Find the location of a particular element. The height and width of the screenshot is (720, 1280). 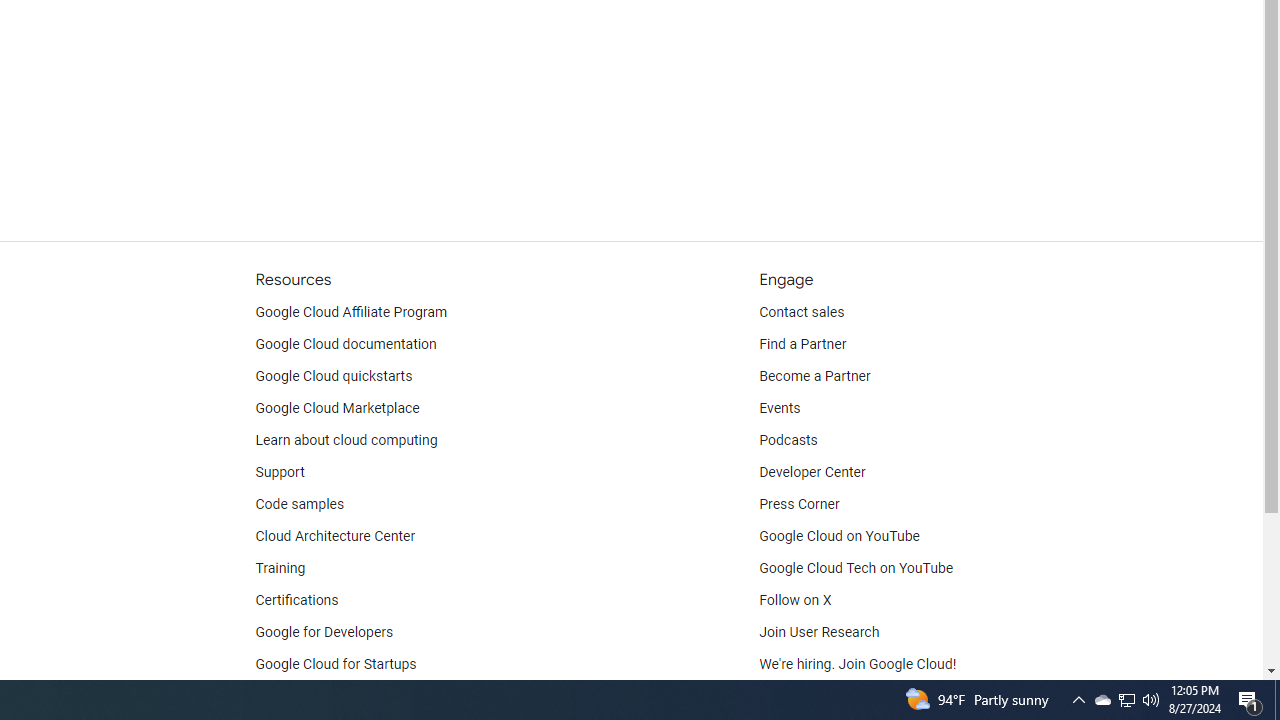

'Code samples' is located at coordinates (299, 504).